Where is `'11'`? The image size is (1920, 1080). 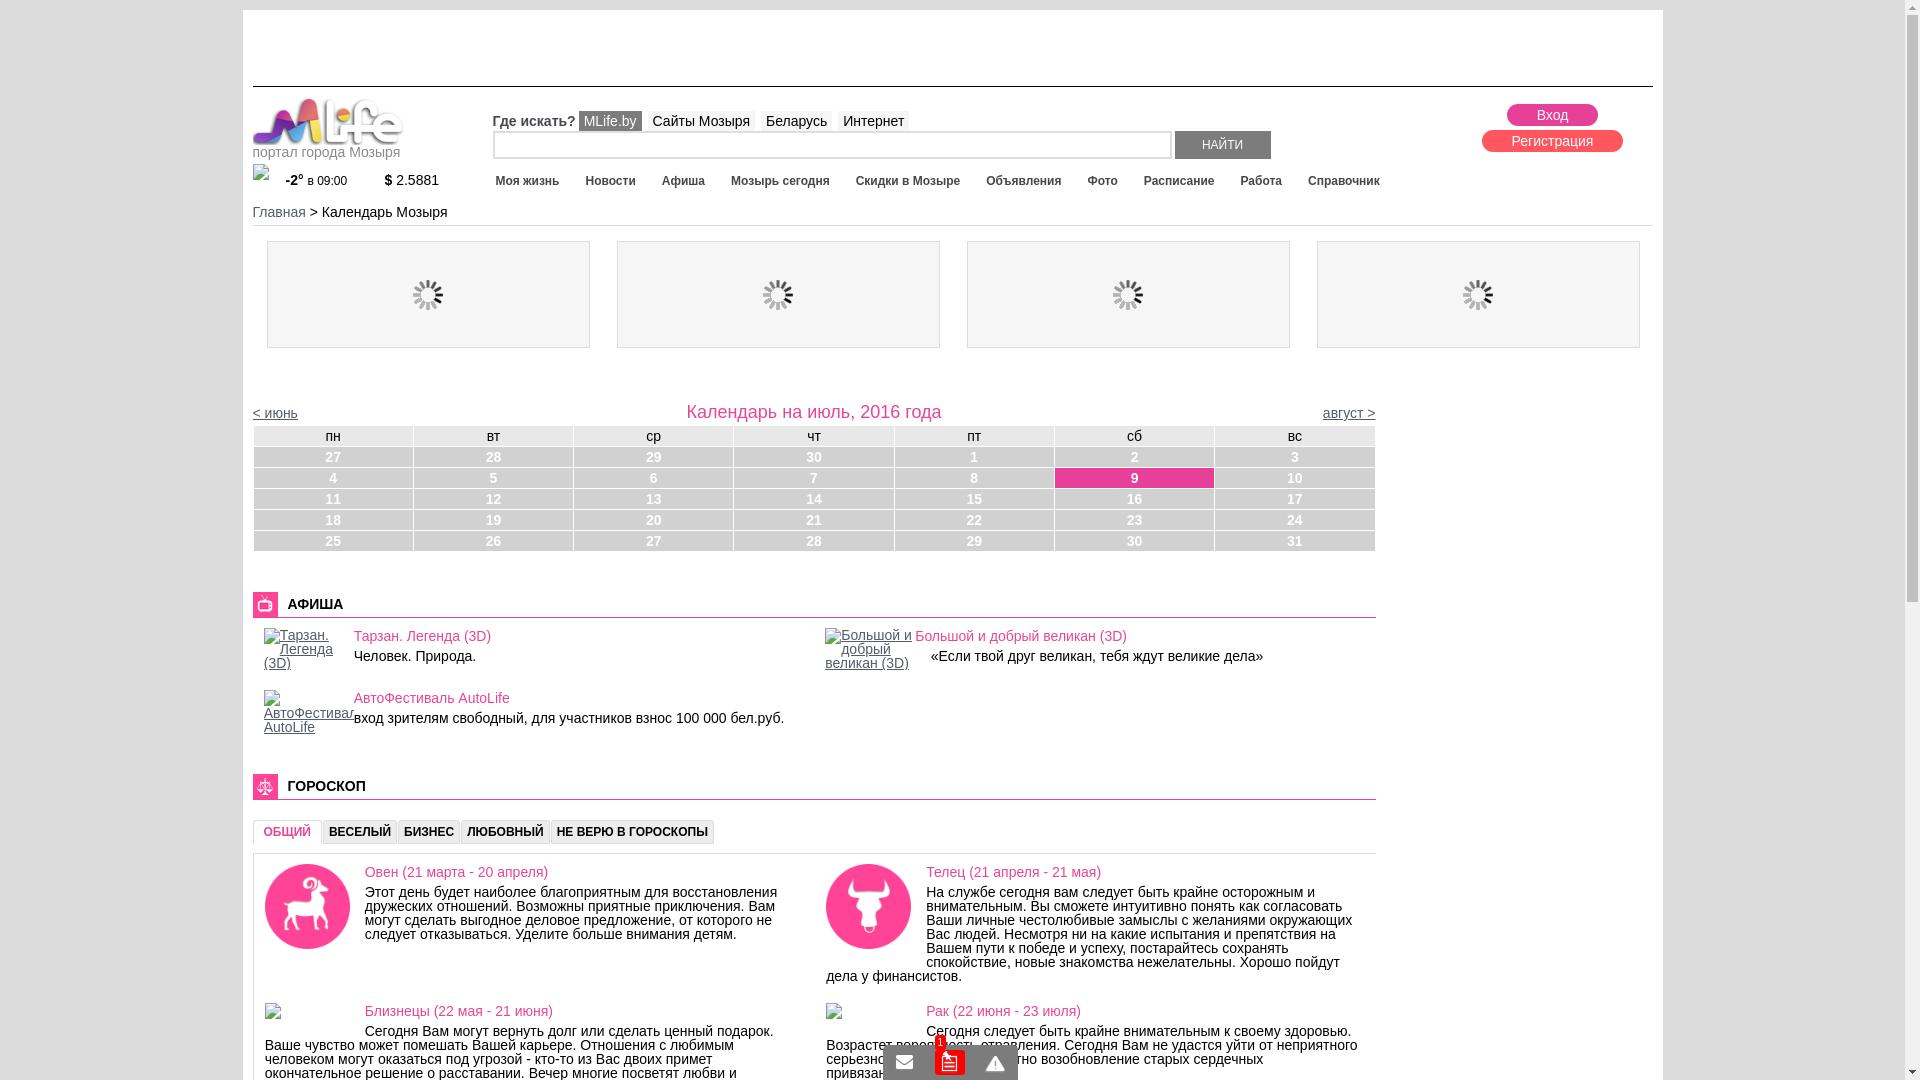 '11' is located at coordinates (333, 497).